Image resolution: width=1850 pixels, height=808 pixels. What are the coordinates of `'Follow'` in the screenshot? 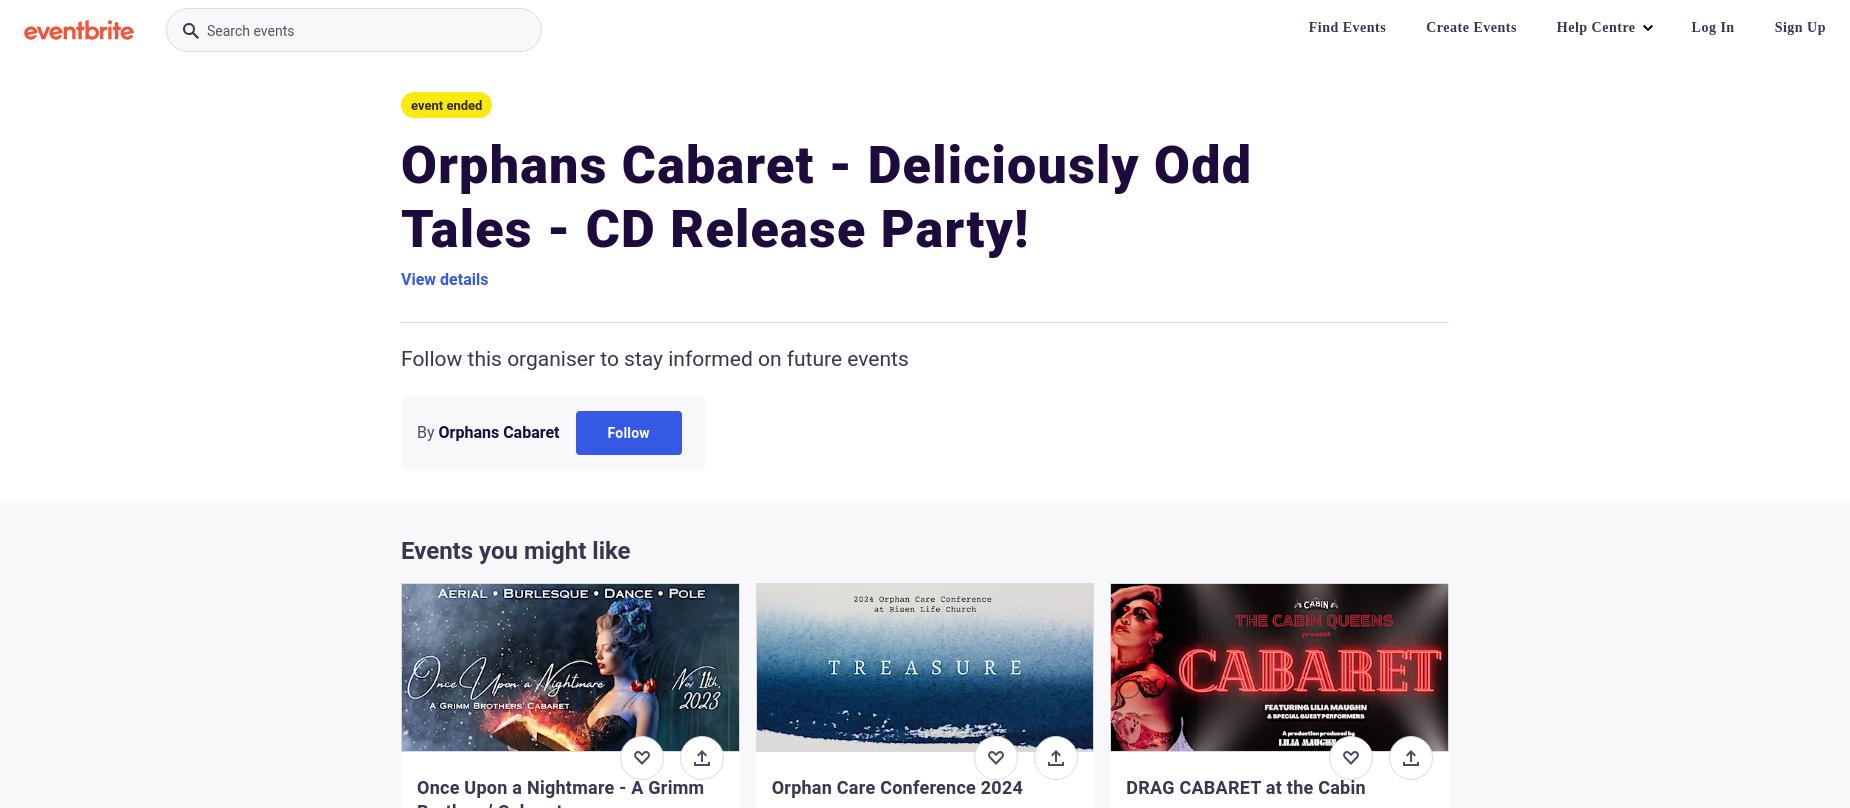 It's located at (606, 432).